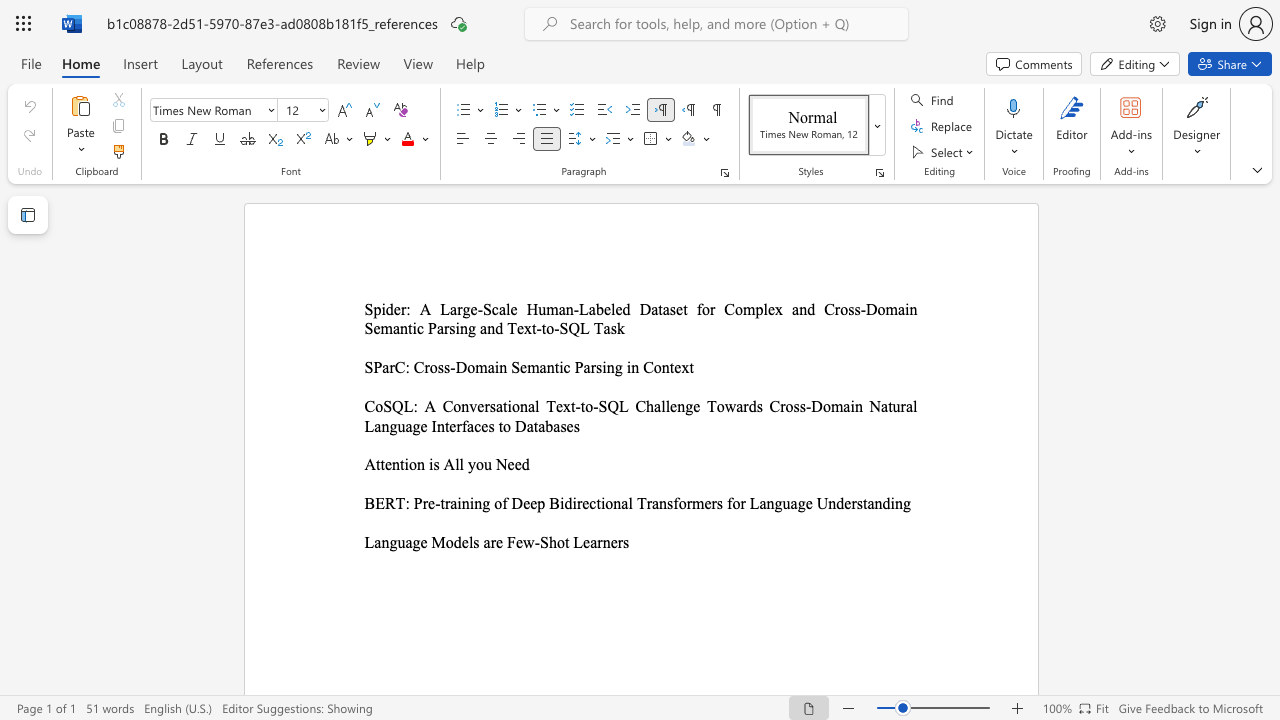 This screenshot has width=1280, height=720. I want to click on the 1th character "C" in the text, so click(400, 367).